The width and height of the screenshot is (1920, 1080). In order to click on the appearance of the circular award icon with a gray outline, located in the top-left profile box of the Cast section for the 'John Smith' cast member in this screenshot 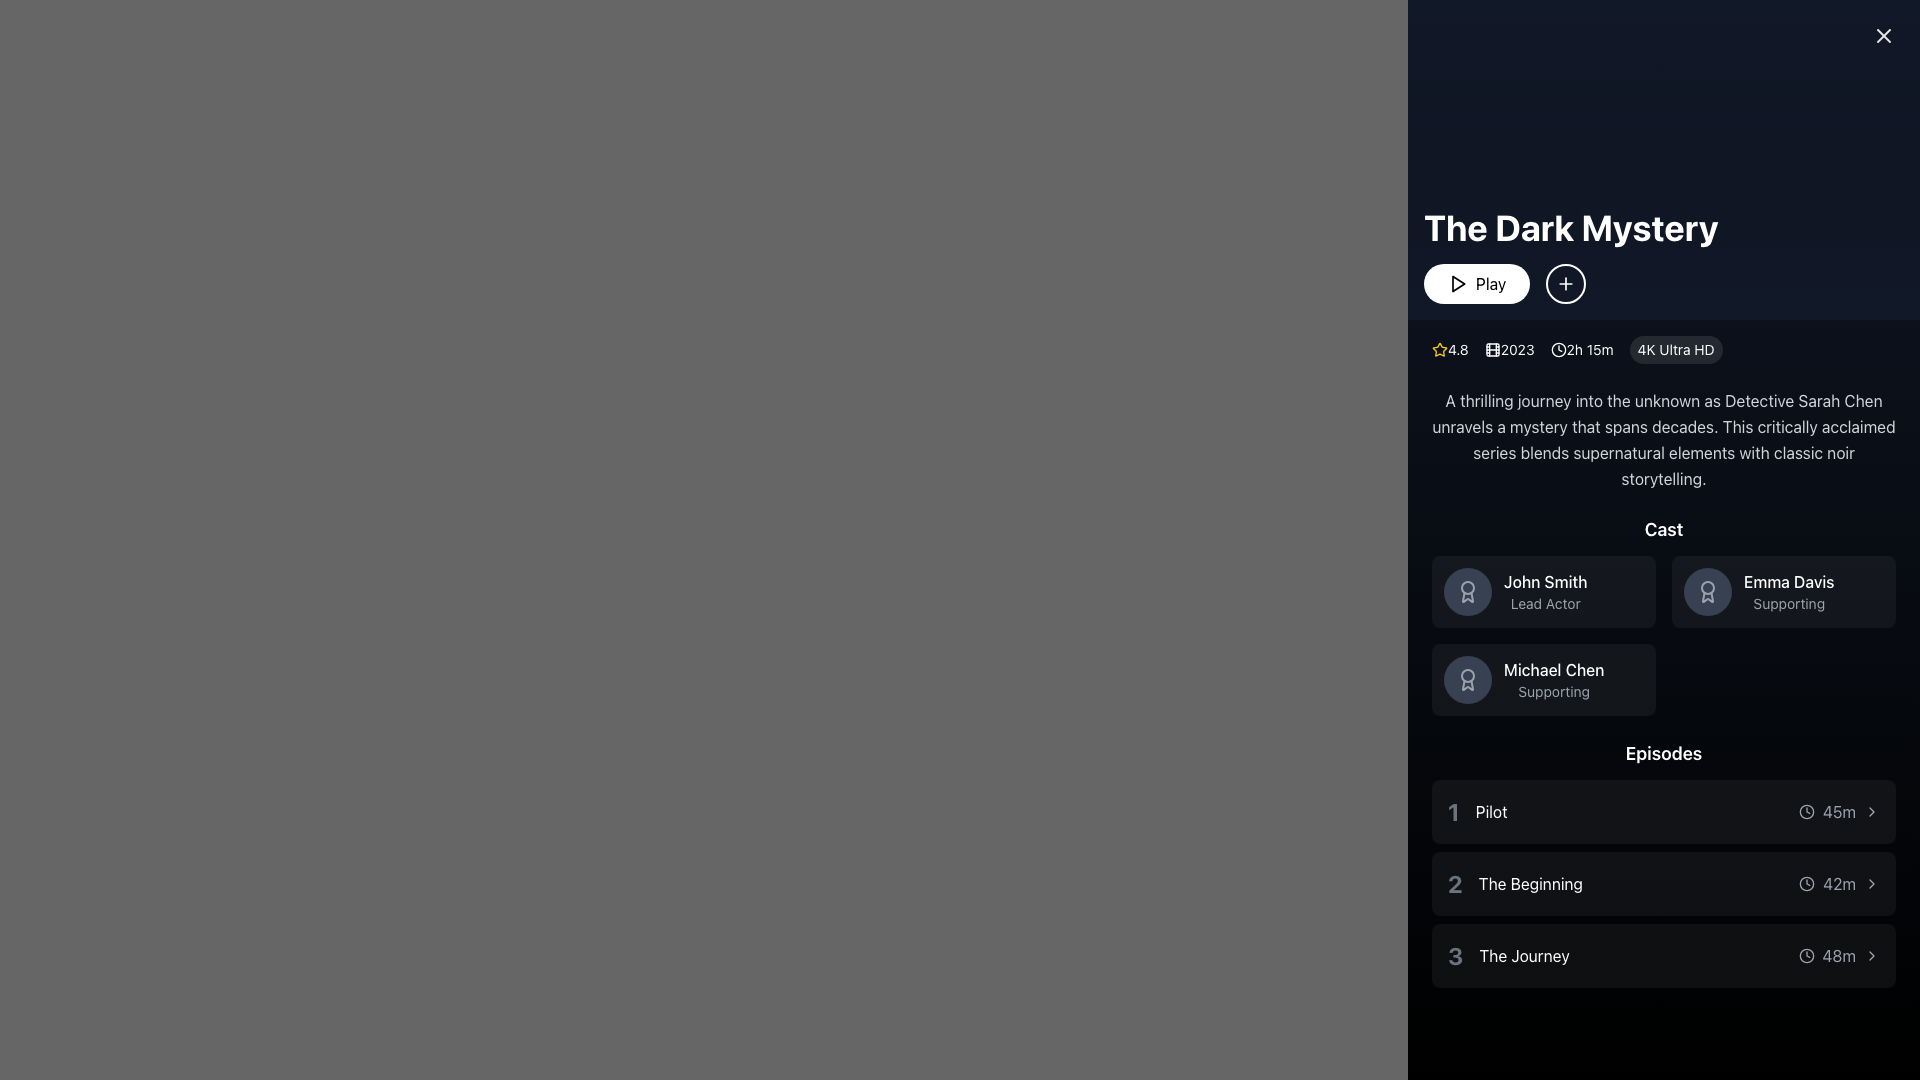, I will do `click(1468, 590)`.